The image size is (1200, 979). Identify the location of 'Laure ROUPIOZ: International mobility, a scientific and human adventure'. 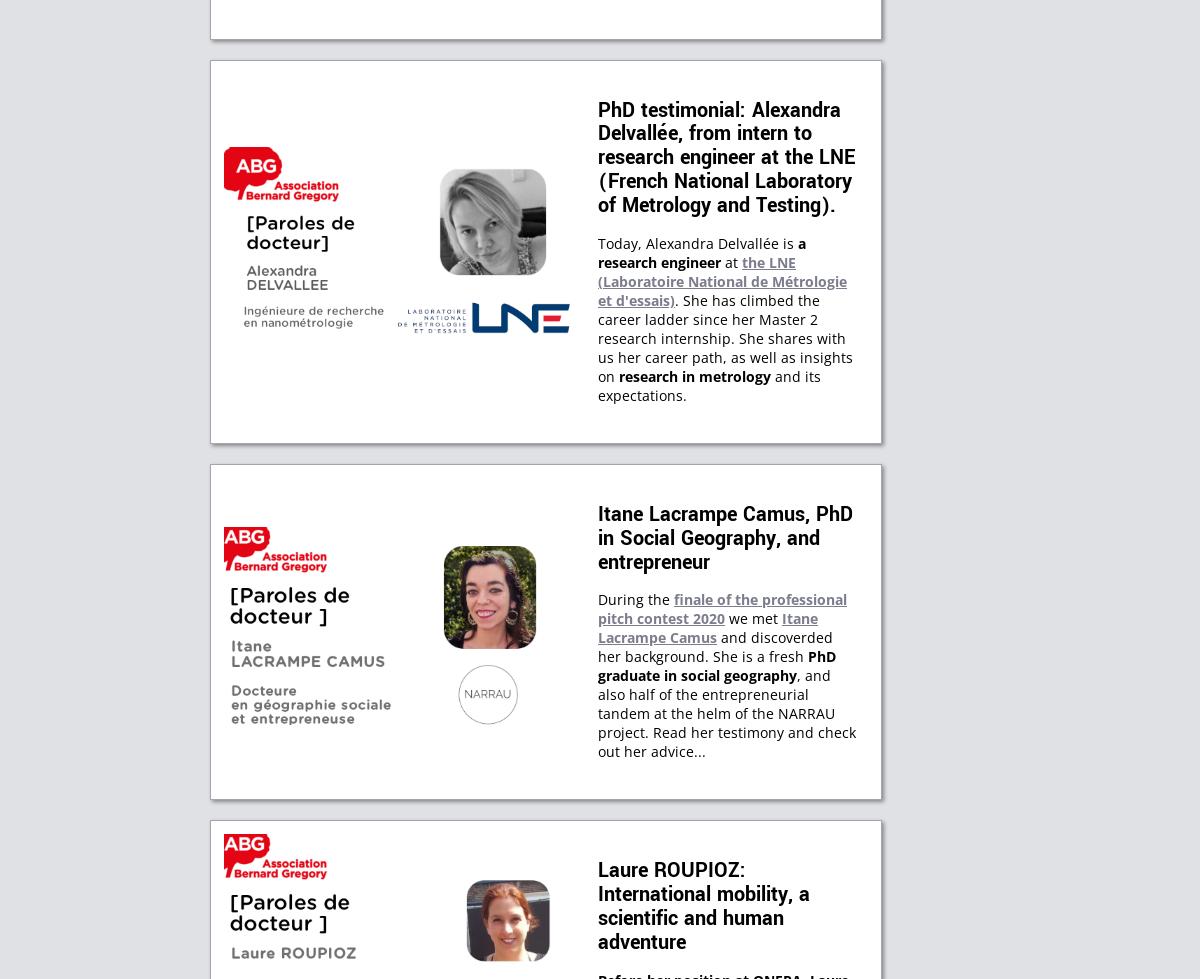
(704, 906).